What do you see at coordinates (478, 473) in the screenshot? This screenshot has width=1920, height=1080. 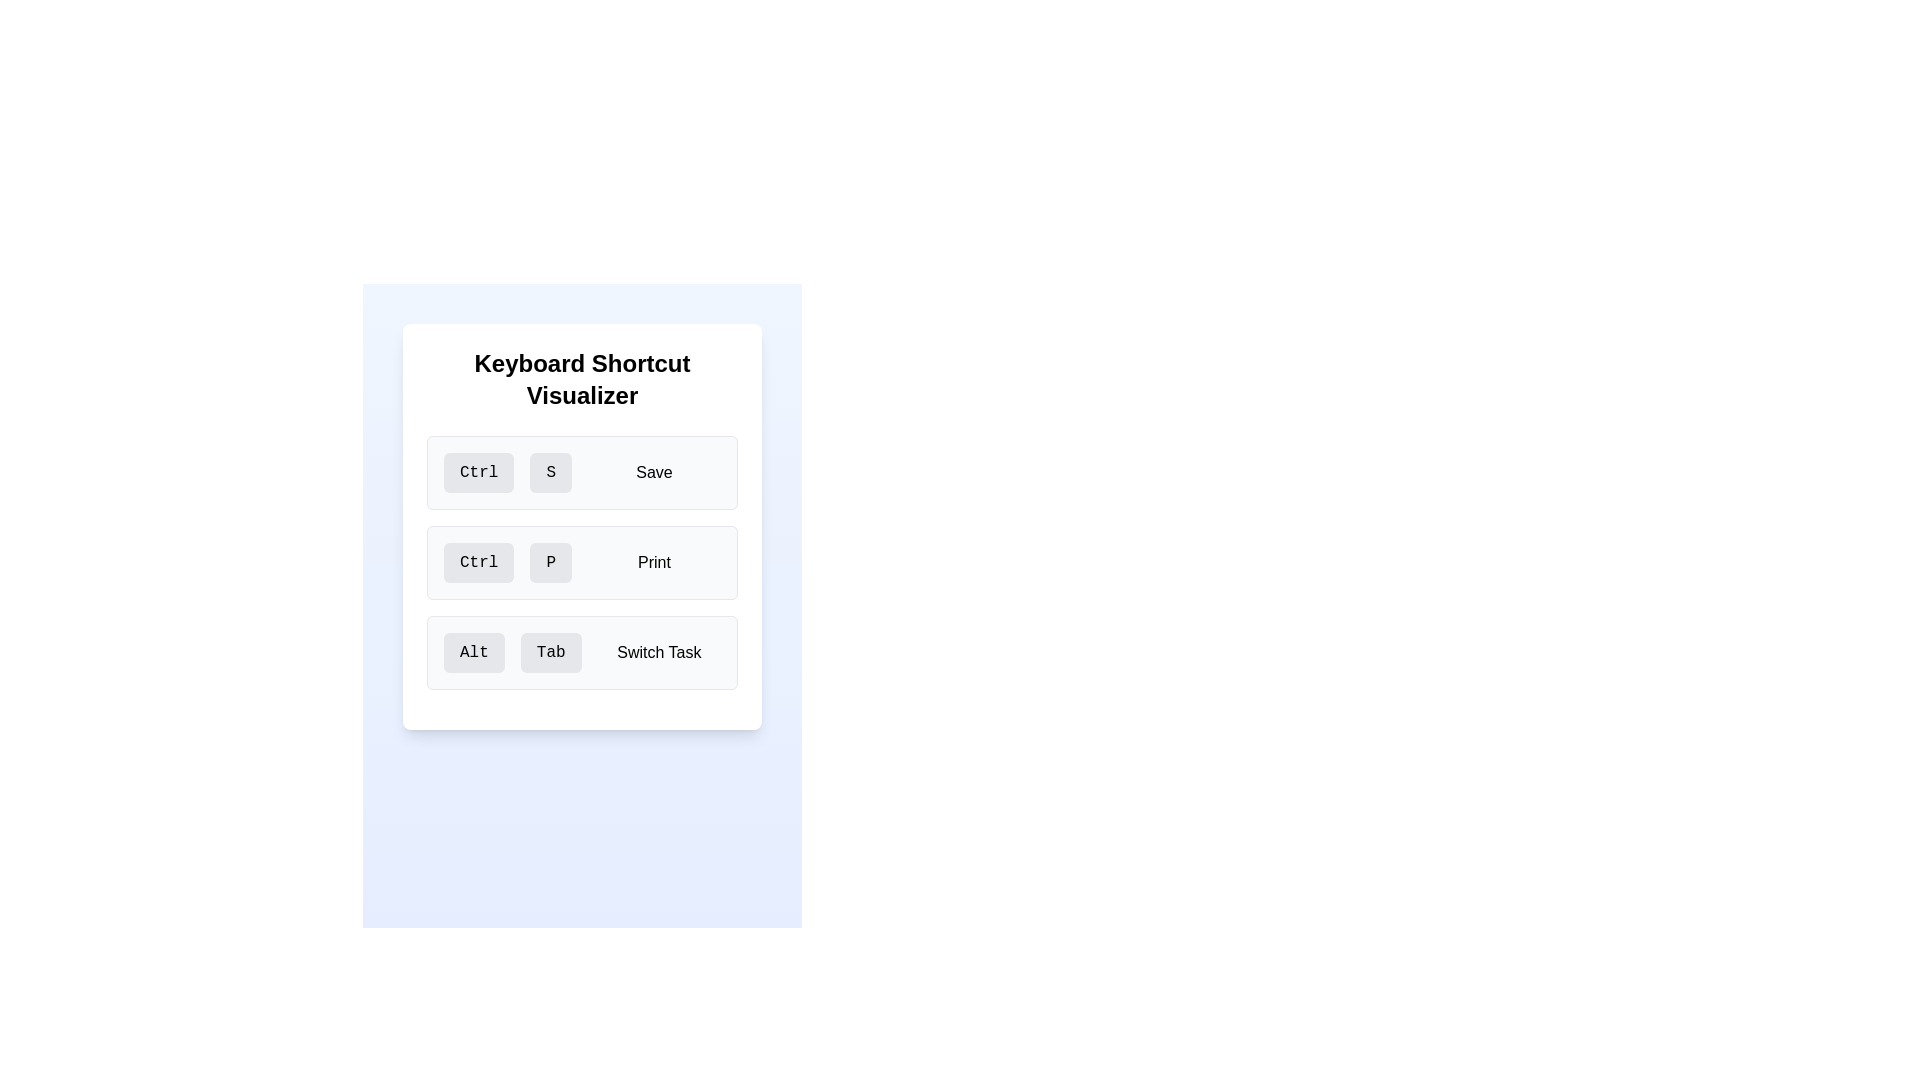 I see `the static visual representation of the 'Ctrl' key, which is the first element in a horizontal sequence of keyboard shortcut buttons` at bounding box center [478, 473].